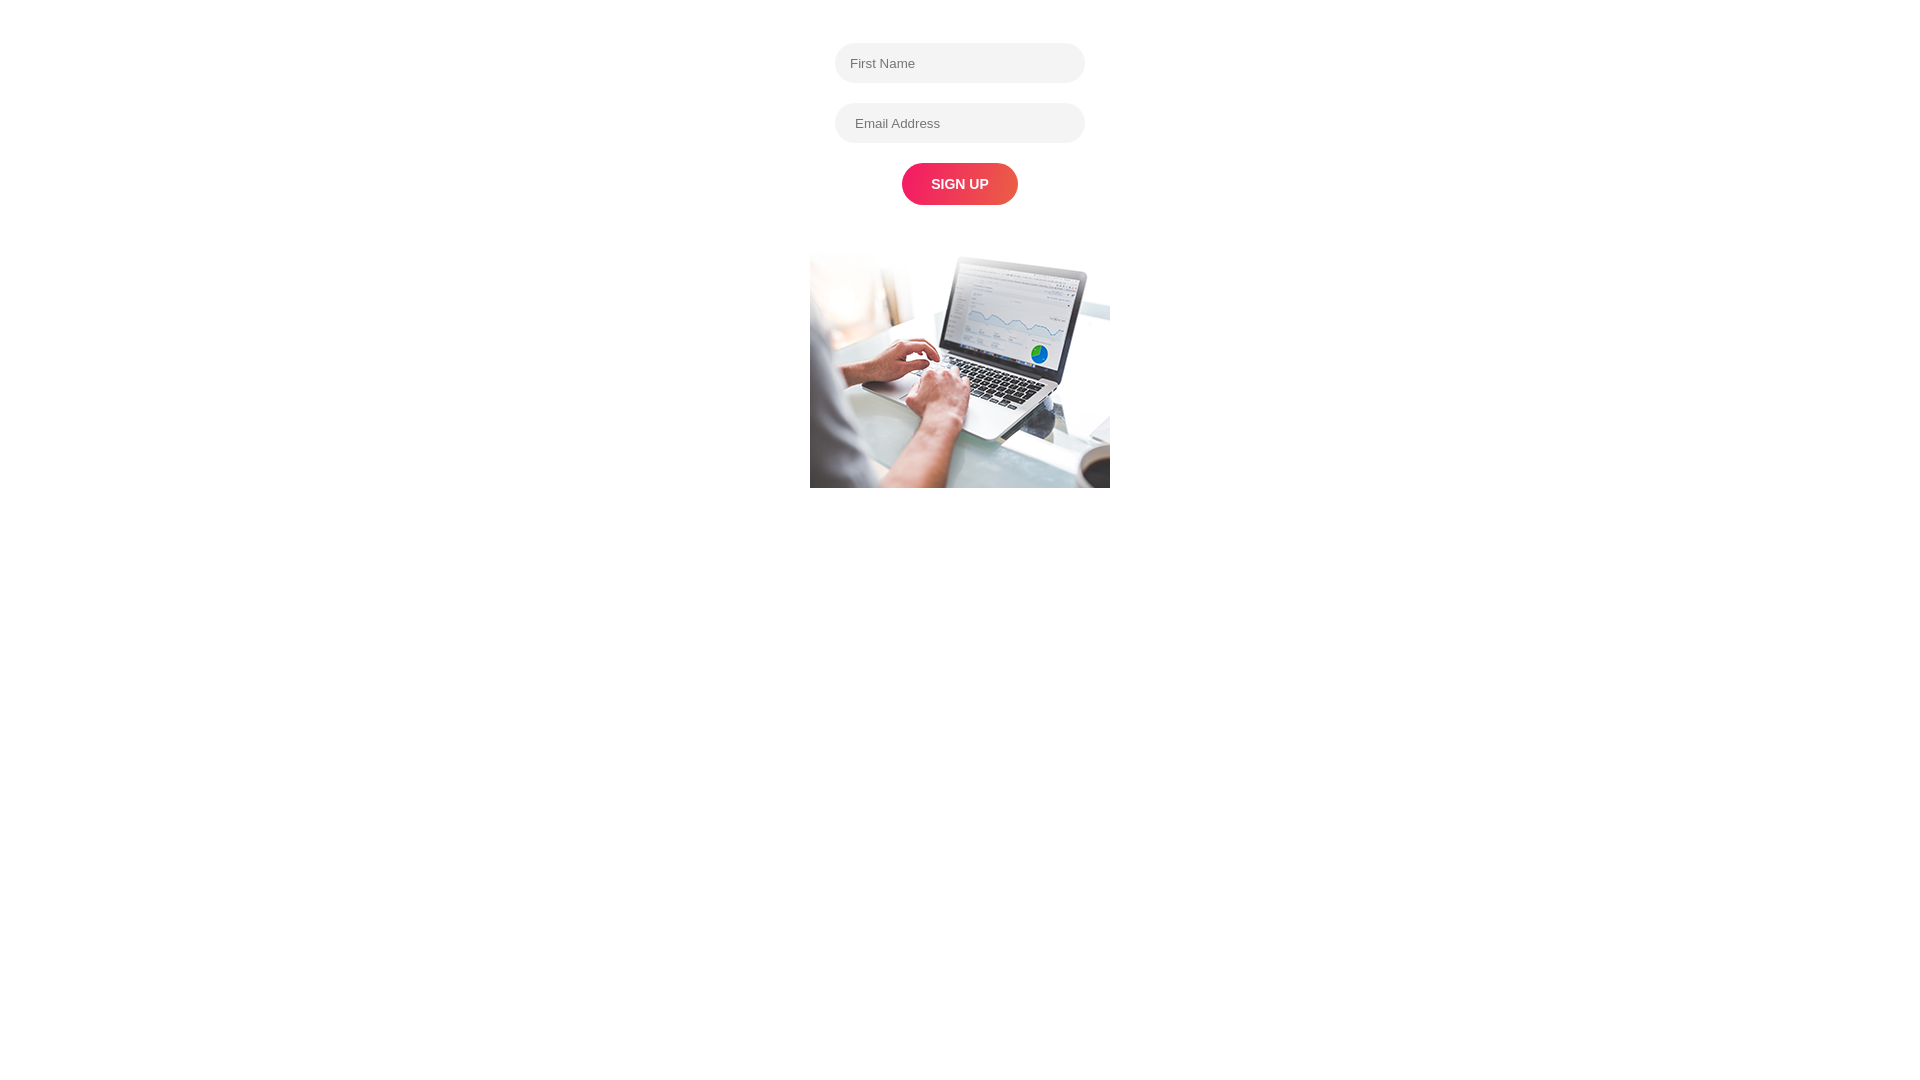 The height and width of the screenshot is (1080, 1920). Describe the element at coordinates (960, 184) in the screenshot. I see `'Sign Up'` at that location.